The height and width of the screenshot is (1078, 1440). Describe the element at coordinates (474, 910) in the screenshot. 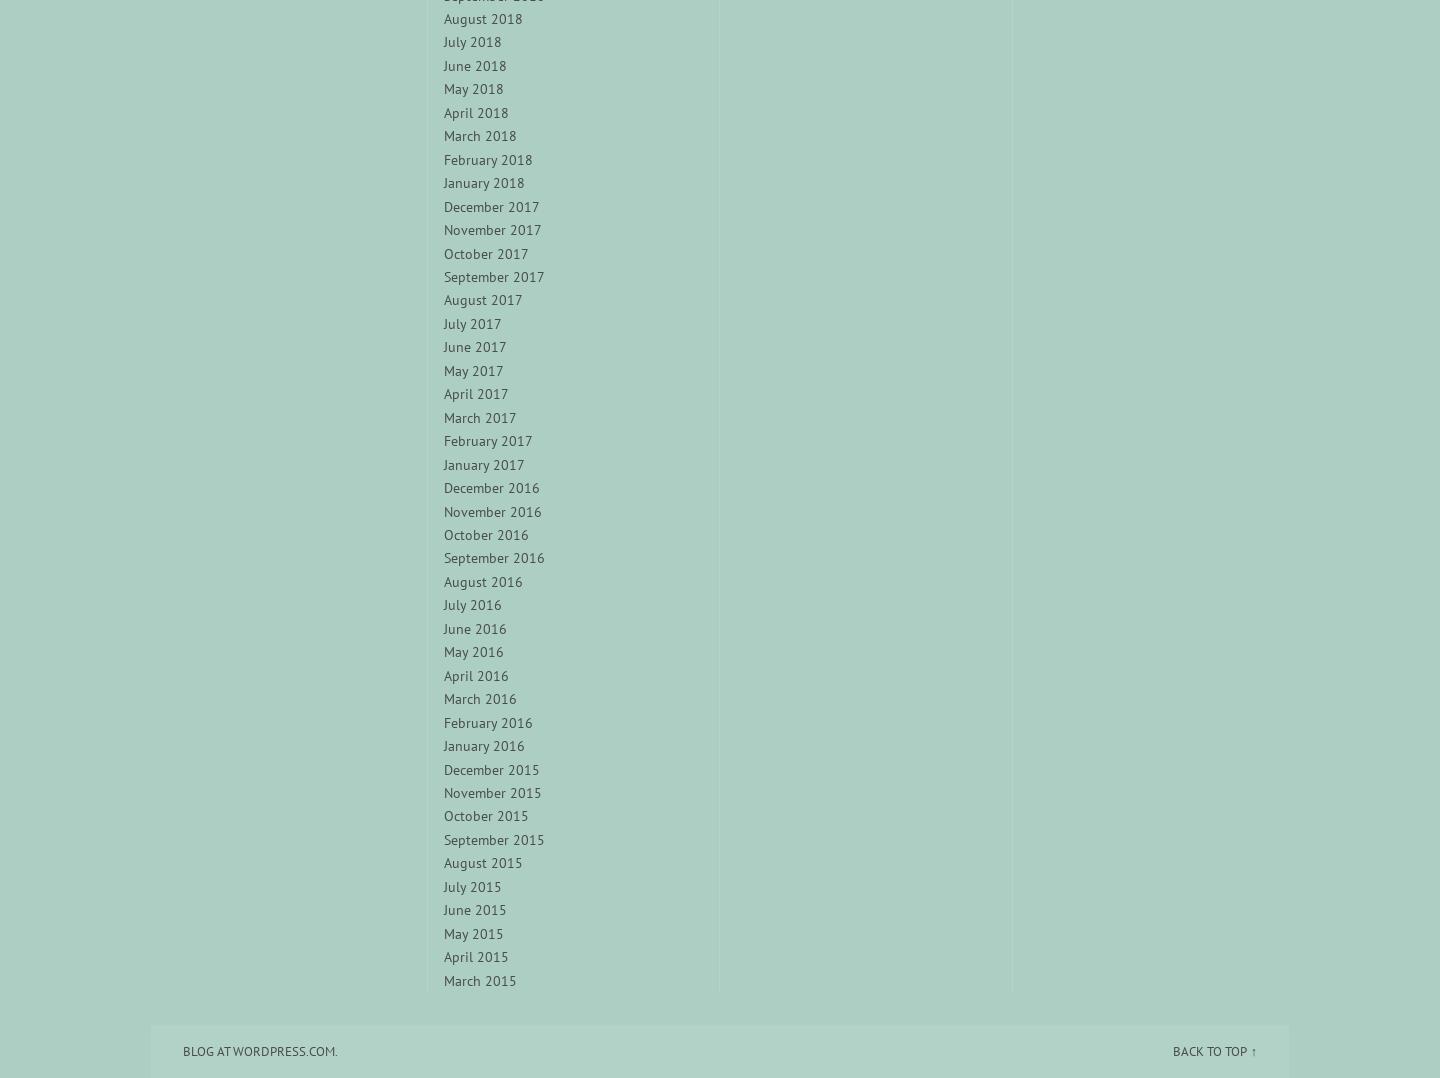

I see `'June 2015'` at that location.